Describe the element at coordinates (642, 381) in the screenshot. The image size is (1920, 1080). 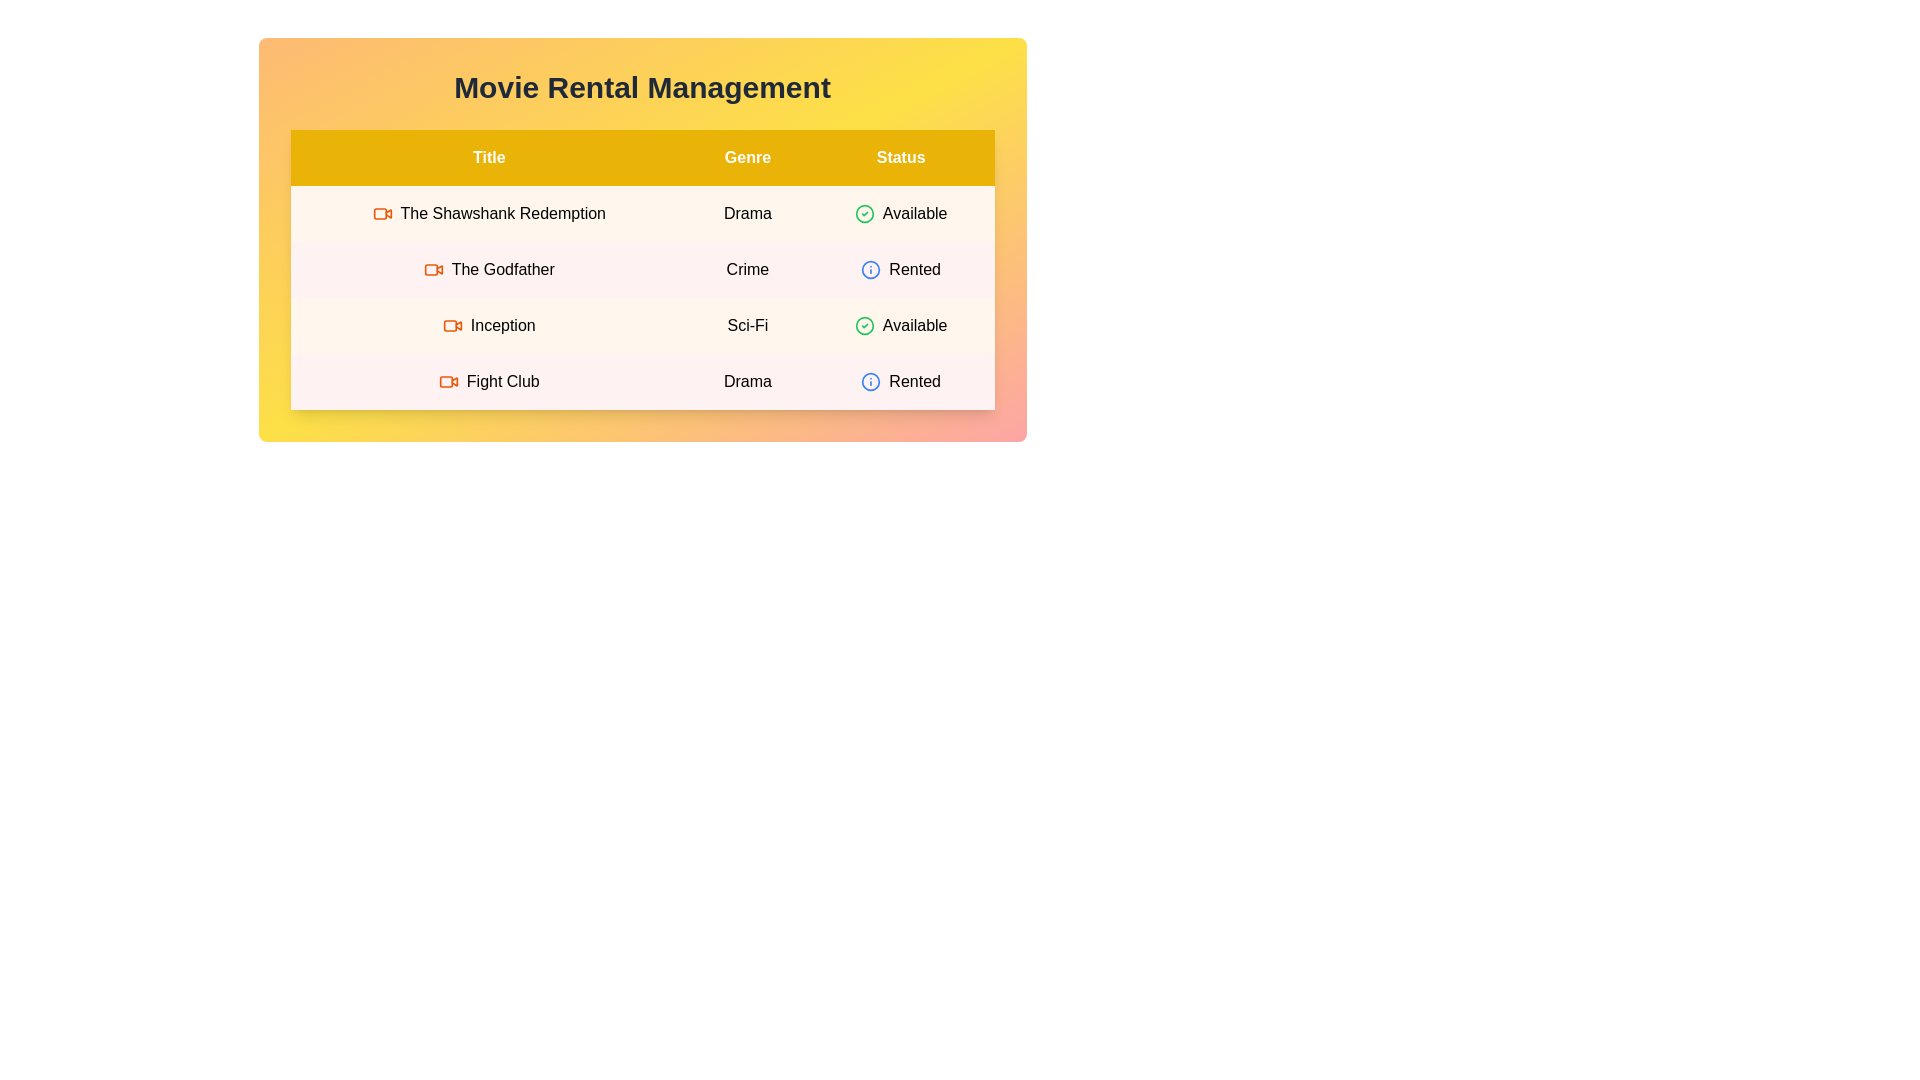
I see `the row corresponding to the movie Fight Club` at that location.